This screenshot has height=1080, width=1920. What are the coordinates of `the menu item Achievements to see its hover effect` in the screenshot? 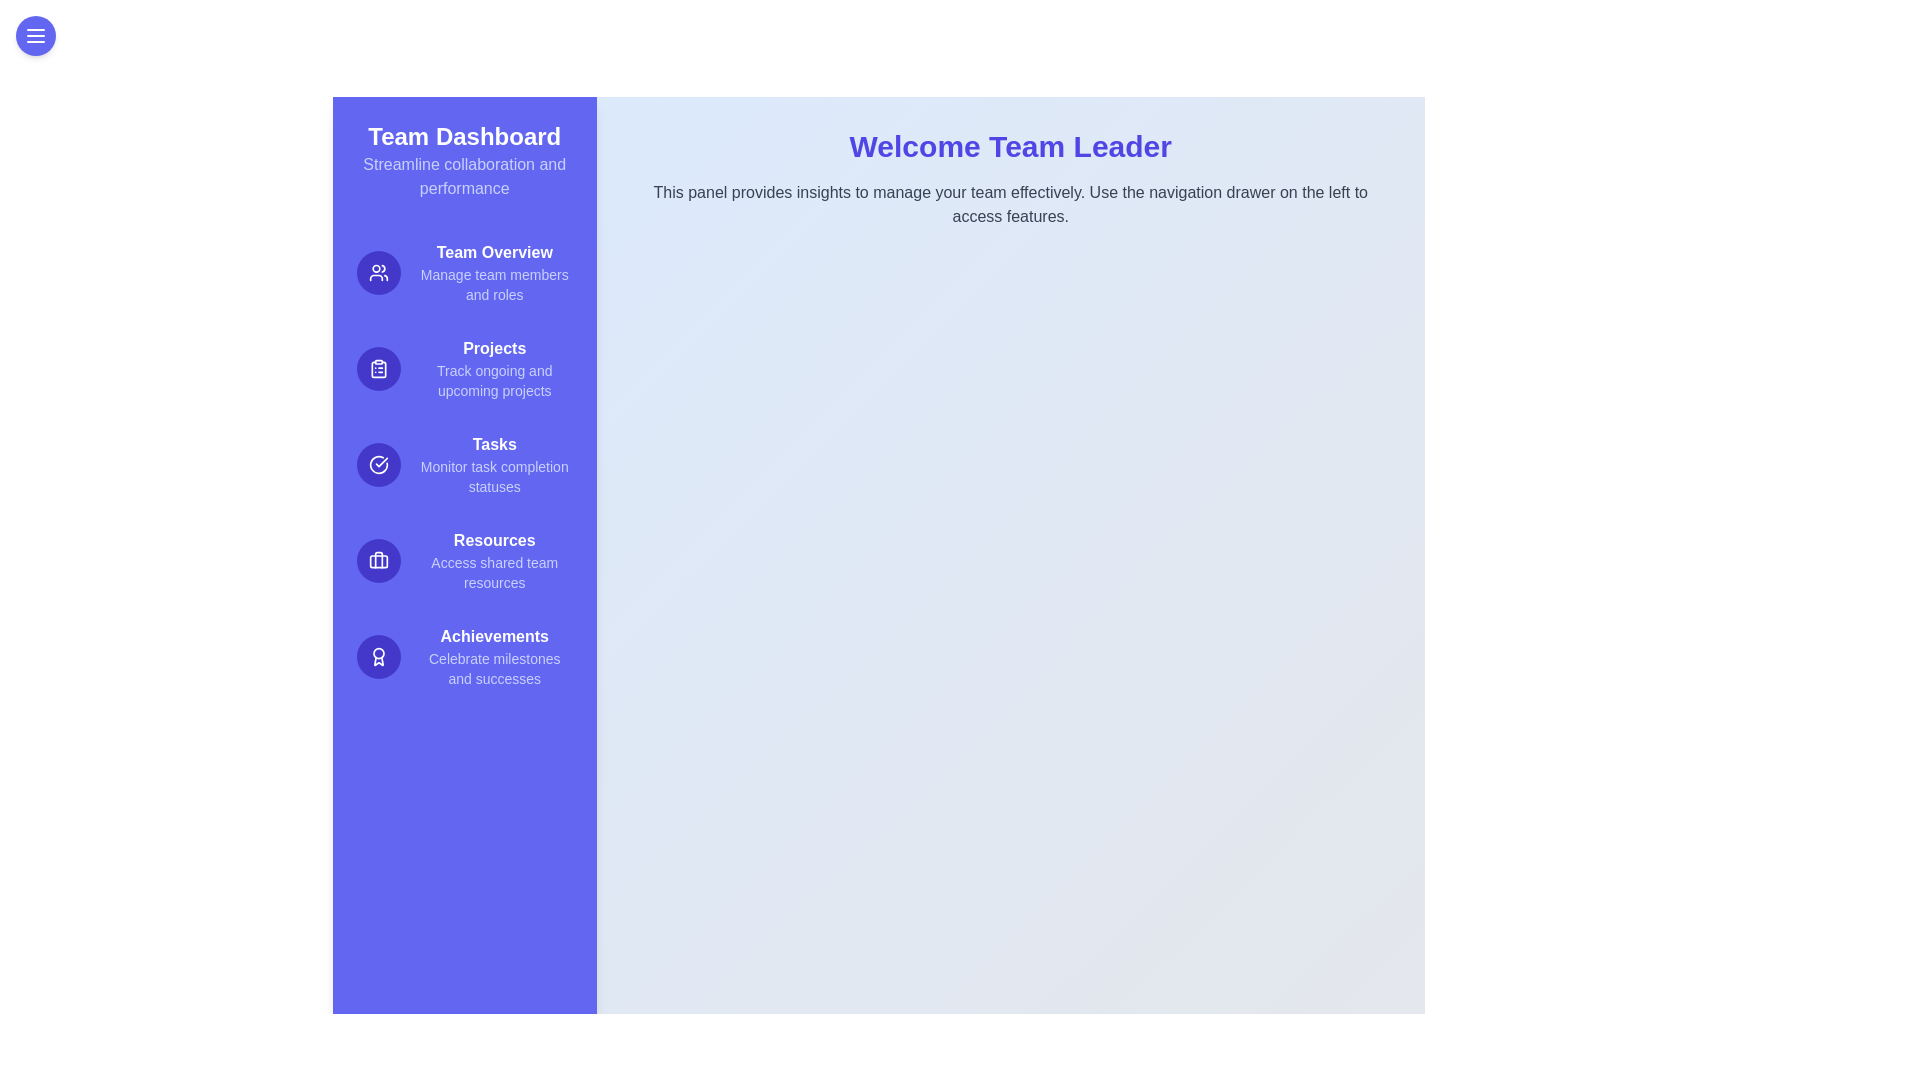 It's located at (463, 656).